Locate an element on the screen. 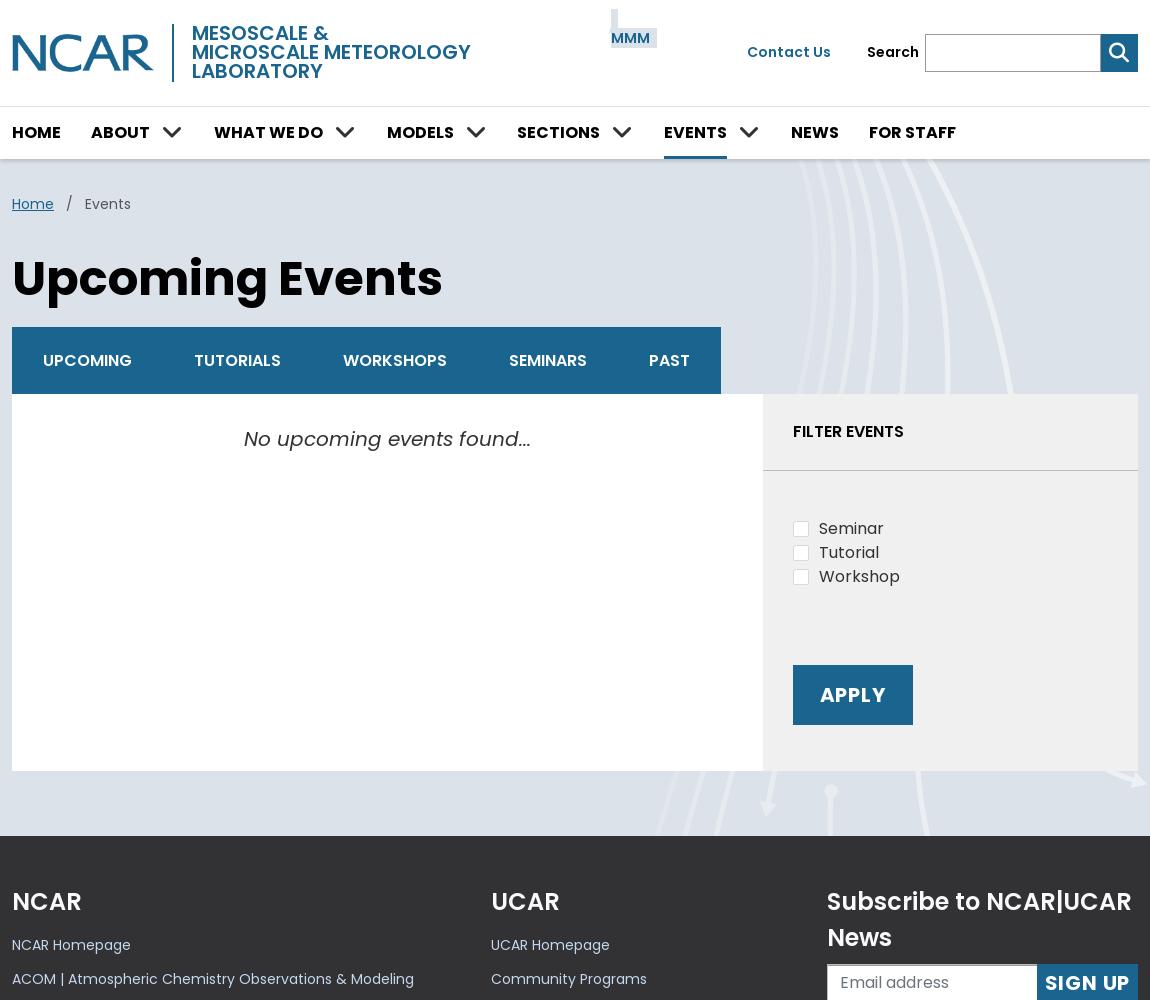 This screenshot has width=1150, height=1000. 'Sections' is located at coordinates (517, 131).